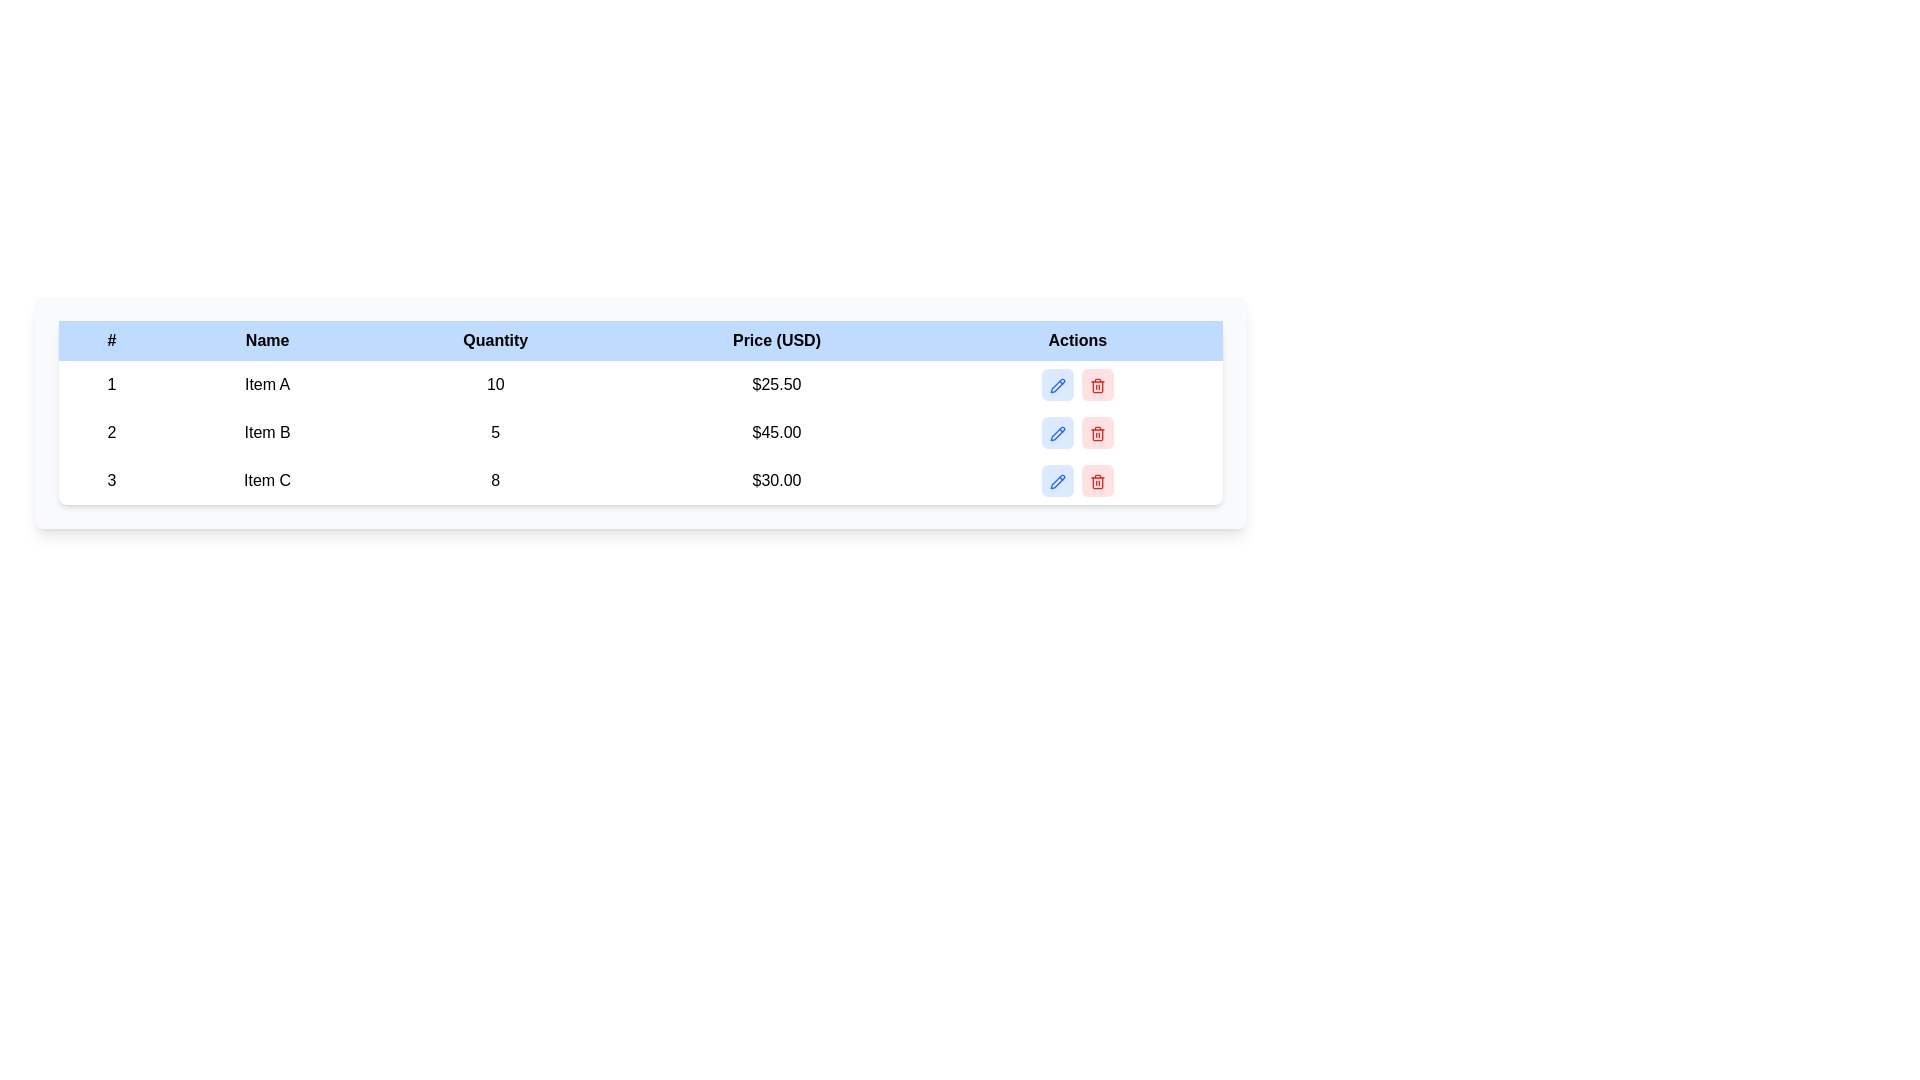 The image size is (1920, 1080). What do you see at coordinates (1056, 431) in the screenshot?
I see `the edit button located in the 'Actions' column of the second row within the data table to initiate an editing action` at bounding box center [1056, 431].